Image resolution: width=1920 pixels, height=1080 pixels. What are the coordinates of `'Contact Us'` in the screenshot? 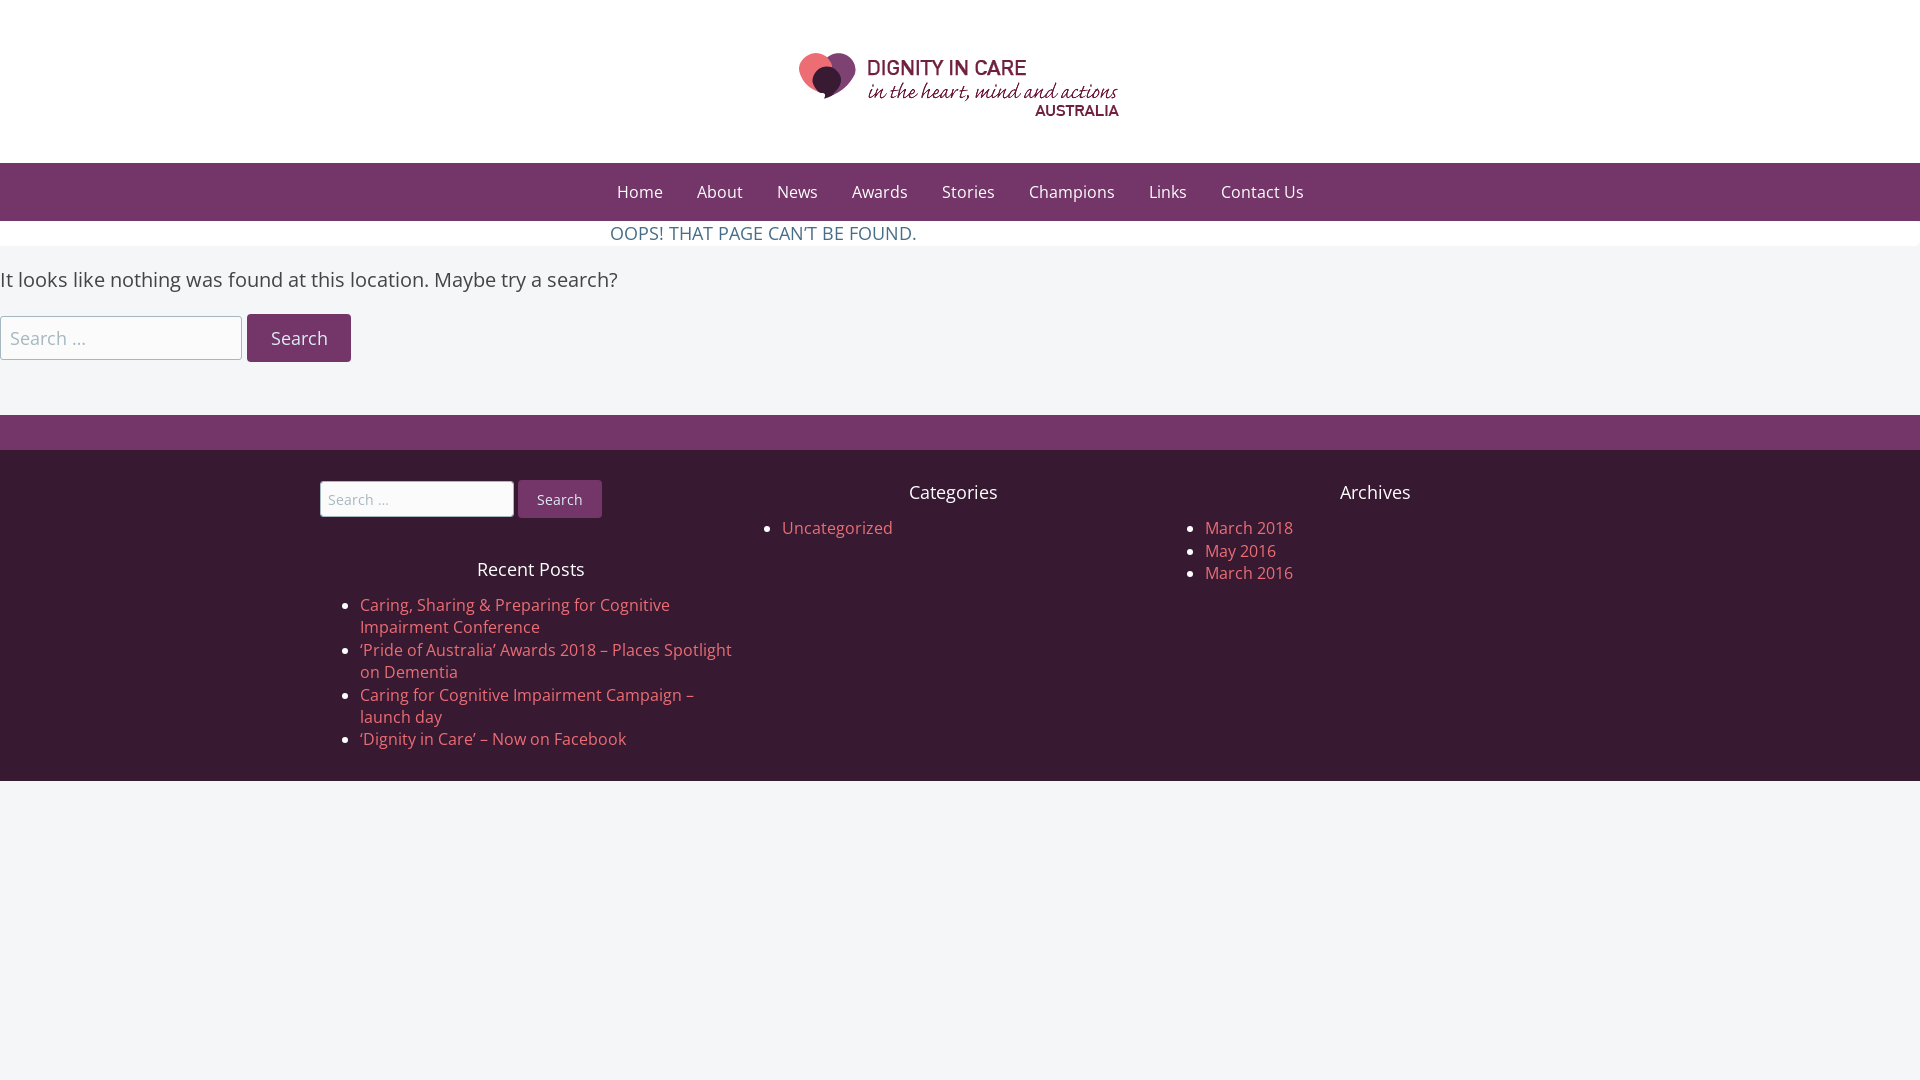 It's located at (1261, 192).